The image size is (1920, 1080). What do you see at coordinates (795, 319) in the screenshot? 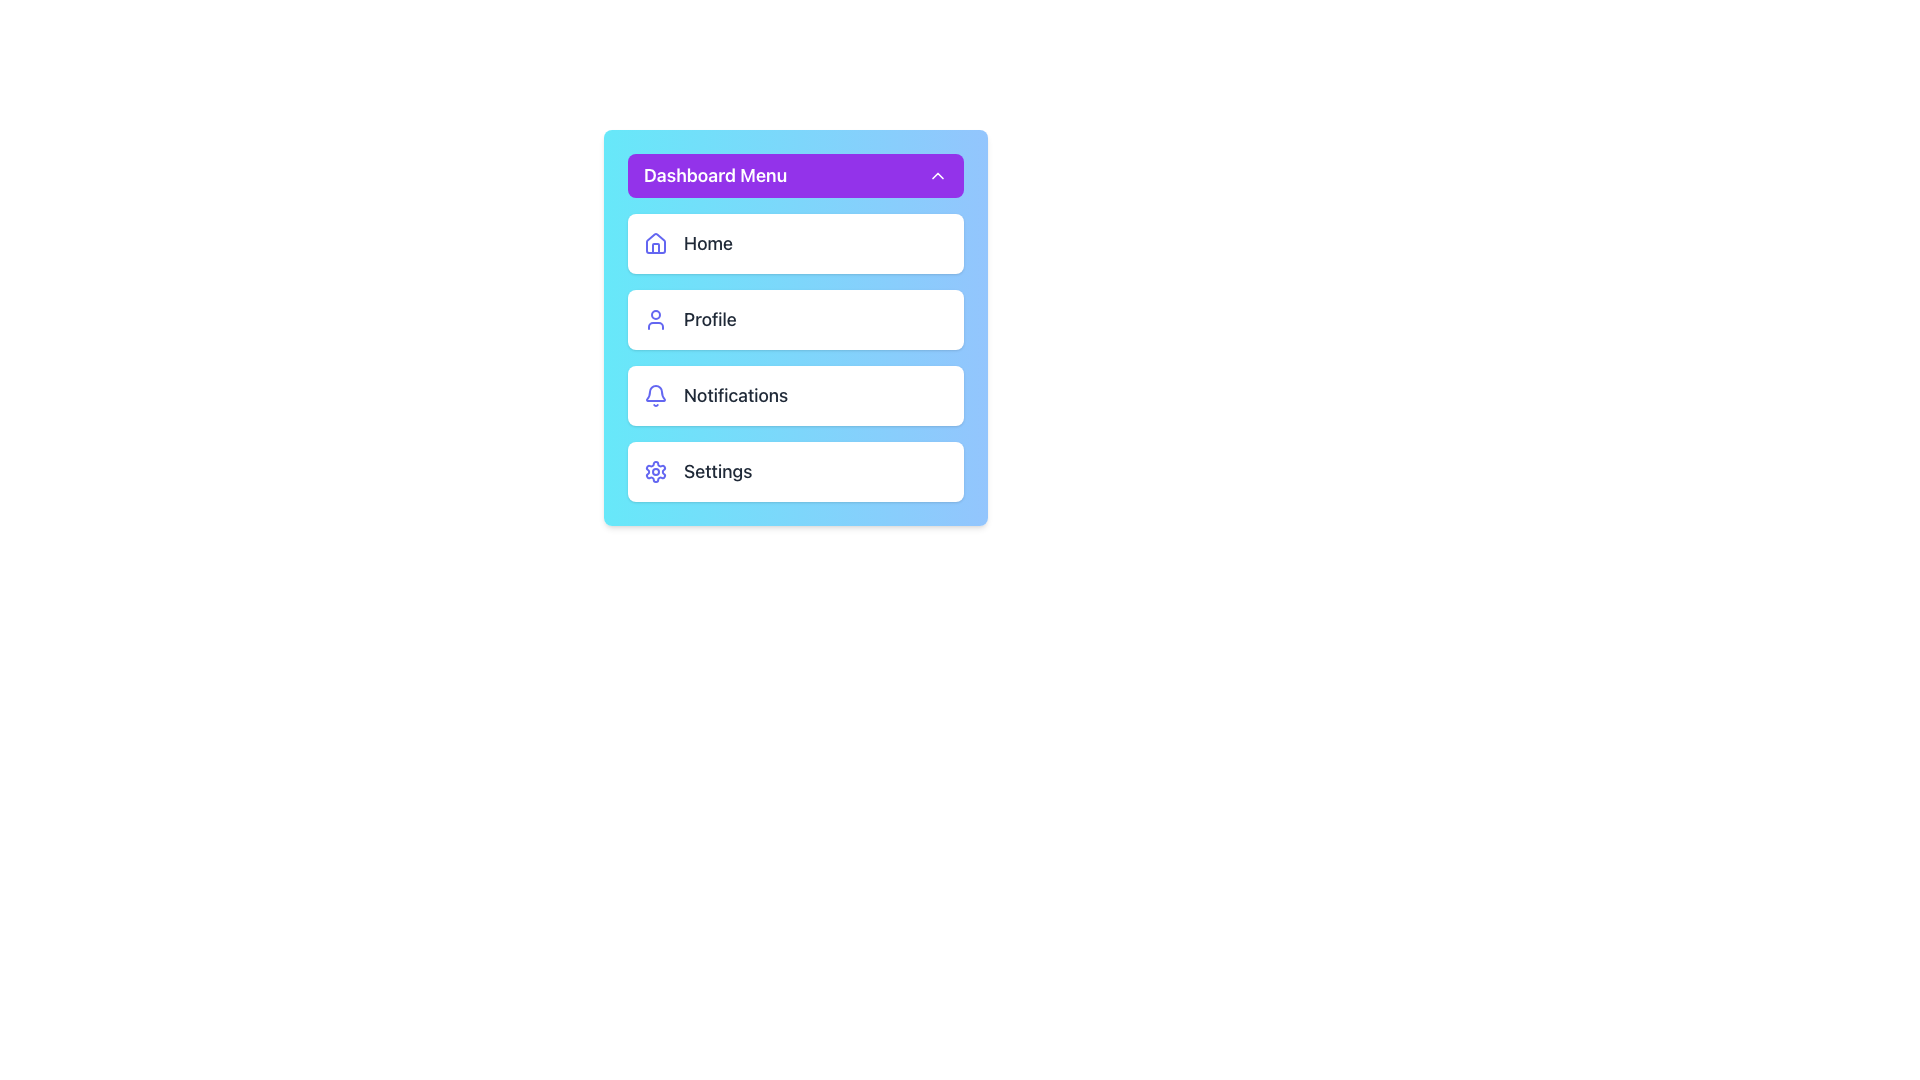
I see `the 'Profile' navigation item` at bounding box center [795, 319].